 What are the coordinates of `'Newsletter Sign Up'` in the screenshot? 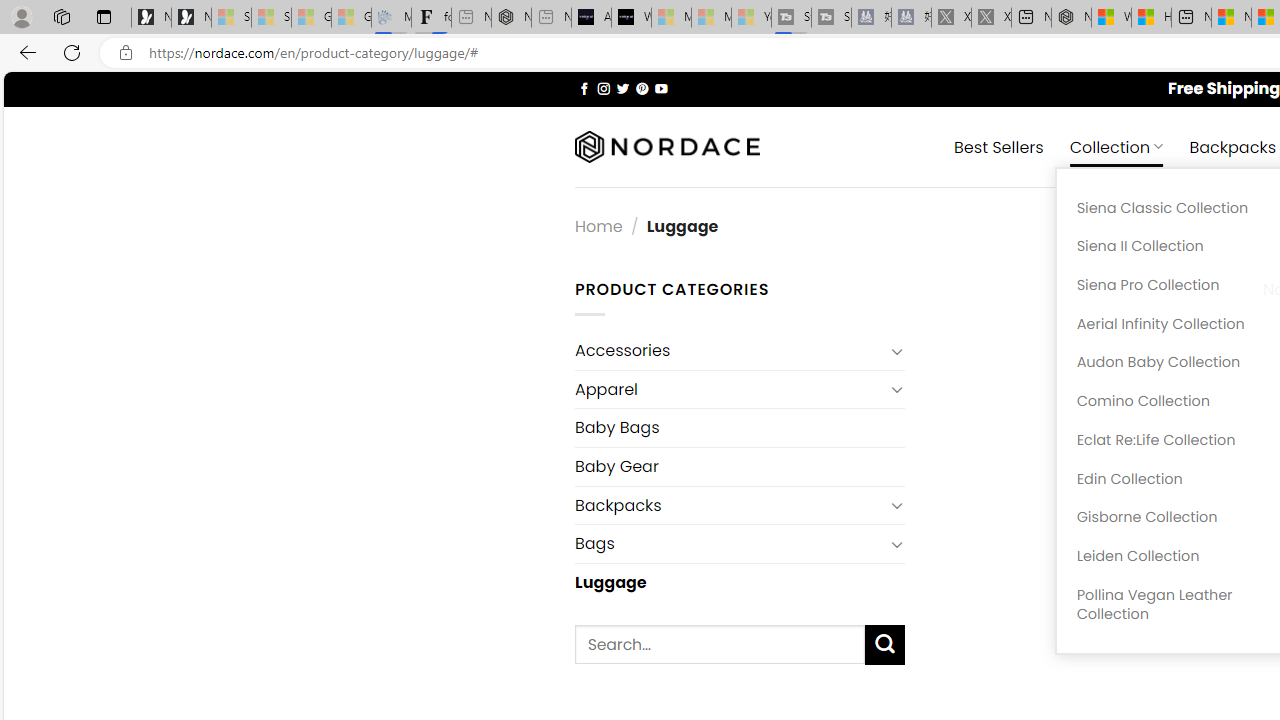 It's located at (191, 17).